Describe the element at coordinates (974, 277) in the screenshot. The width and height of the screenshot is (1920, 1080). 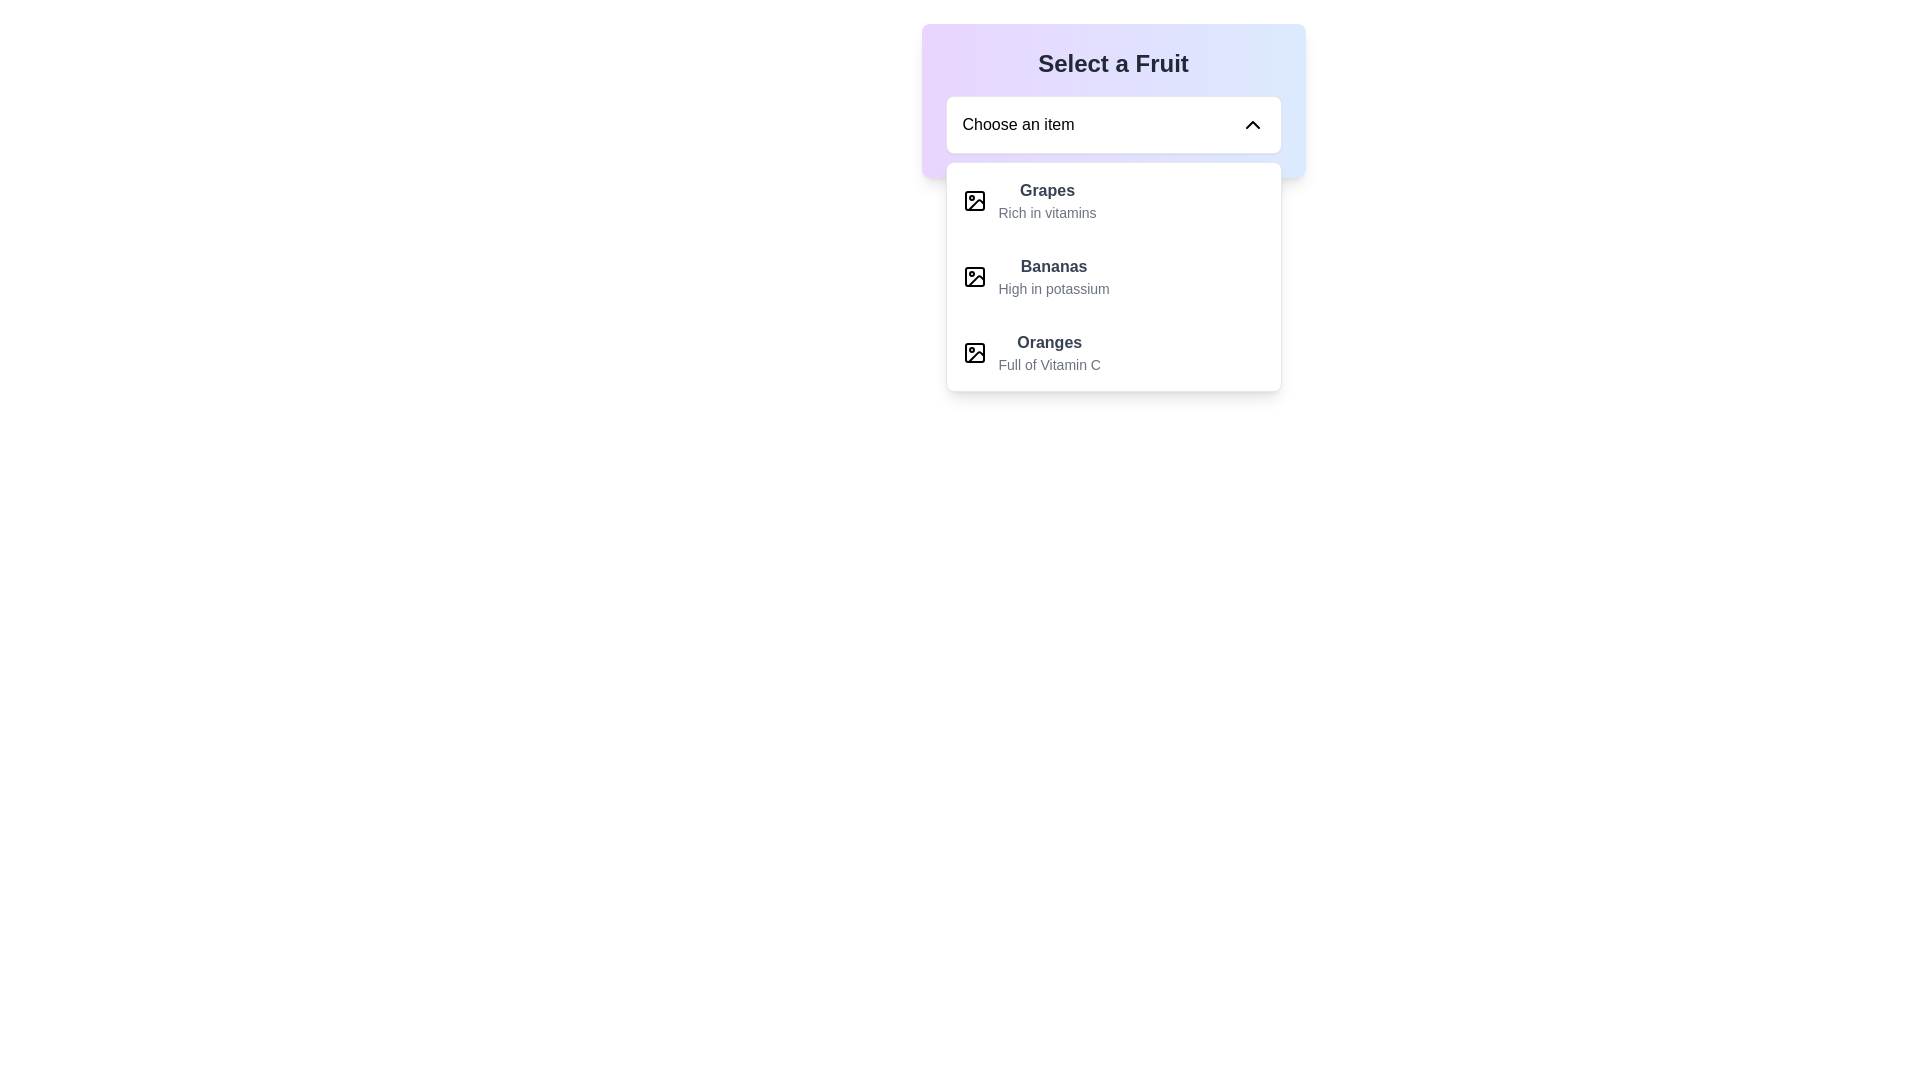
I see `the 'Bananas' icon in the dropdown menu, which is the second icon in a vertical list of three, visually representing the 'Bananas' option` at that location.